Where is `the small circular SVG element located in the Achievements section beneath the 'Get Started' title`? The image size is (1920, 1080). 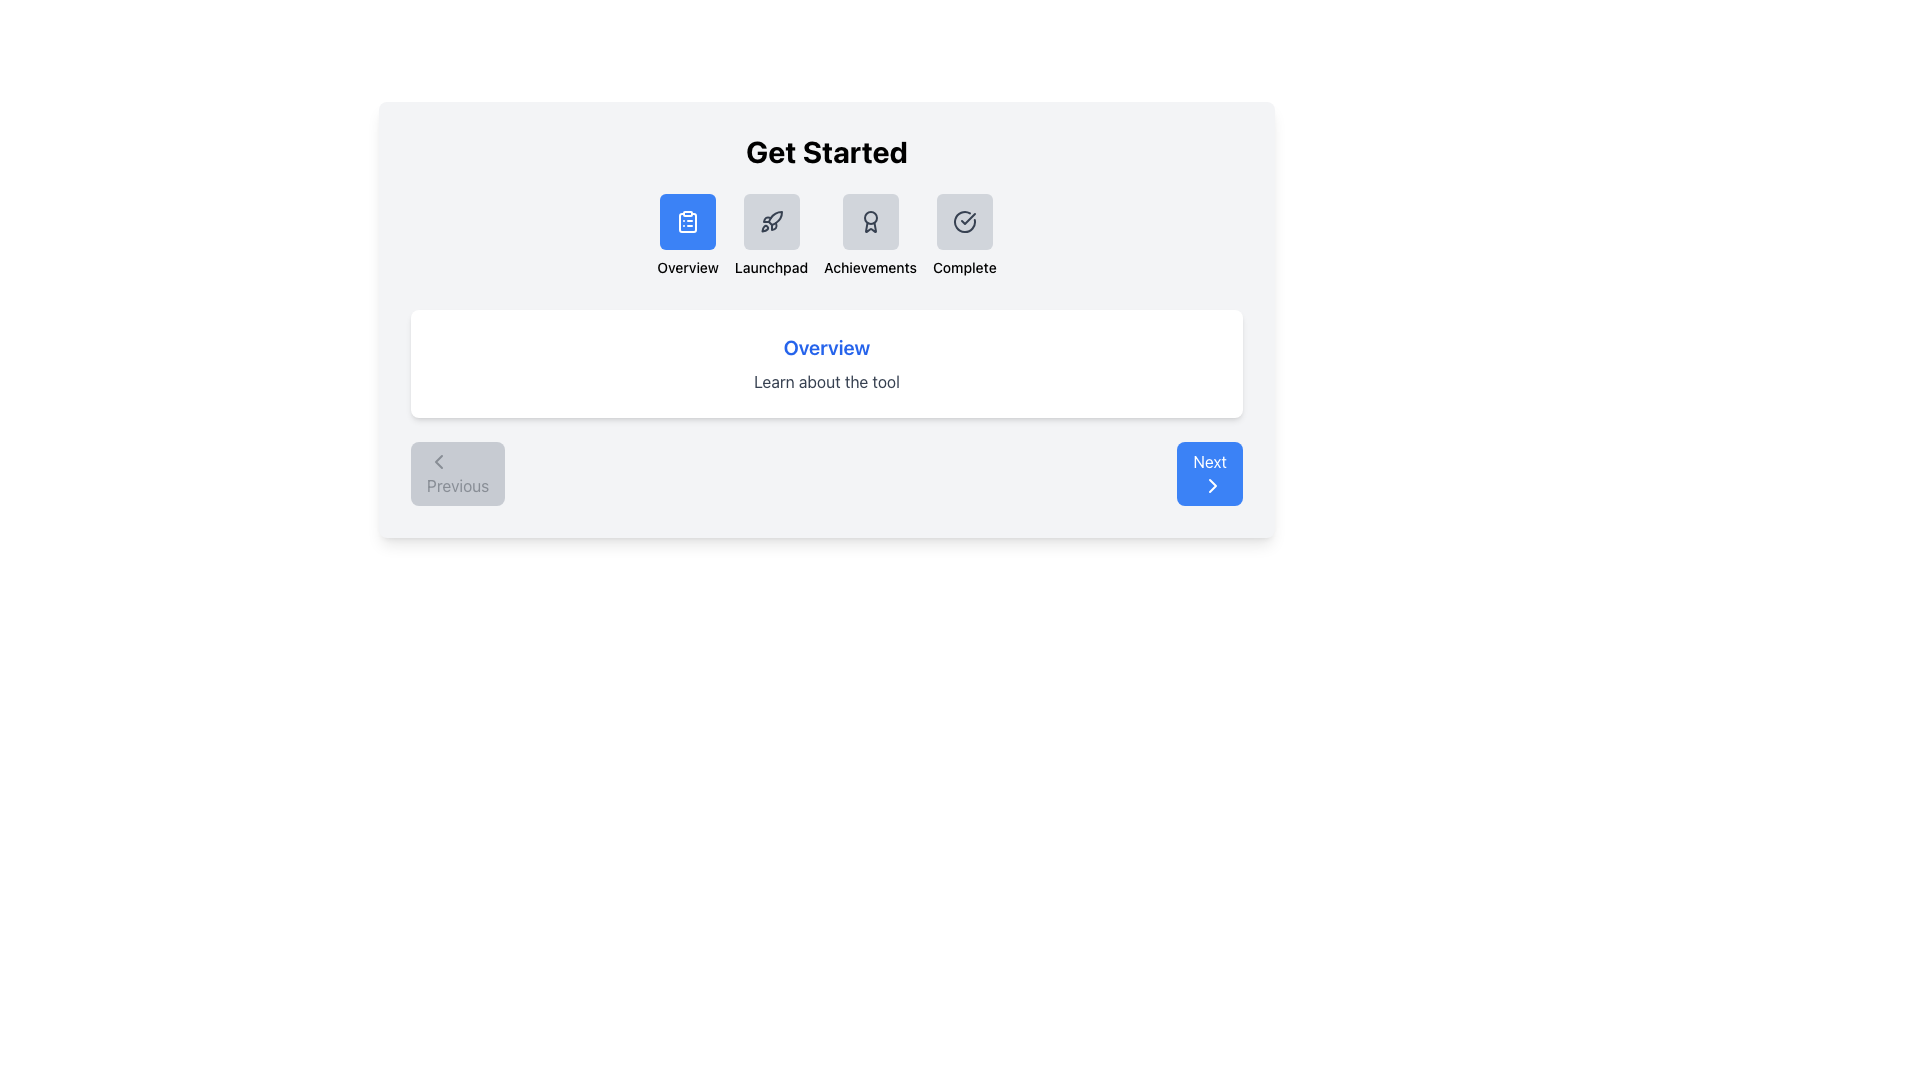 the small circular SVG element located in the Achievements section beneath the 'Get Started' title is located at coordinates (870, 218).